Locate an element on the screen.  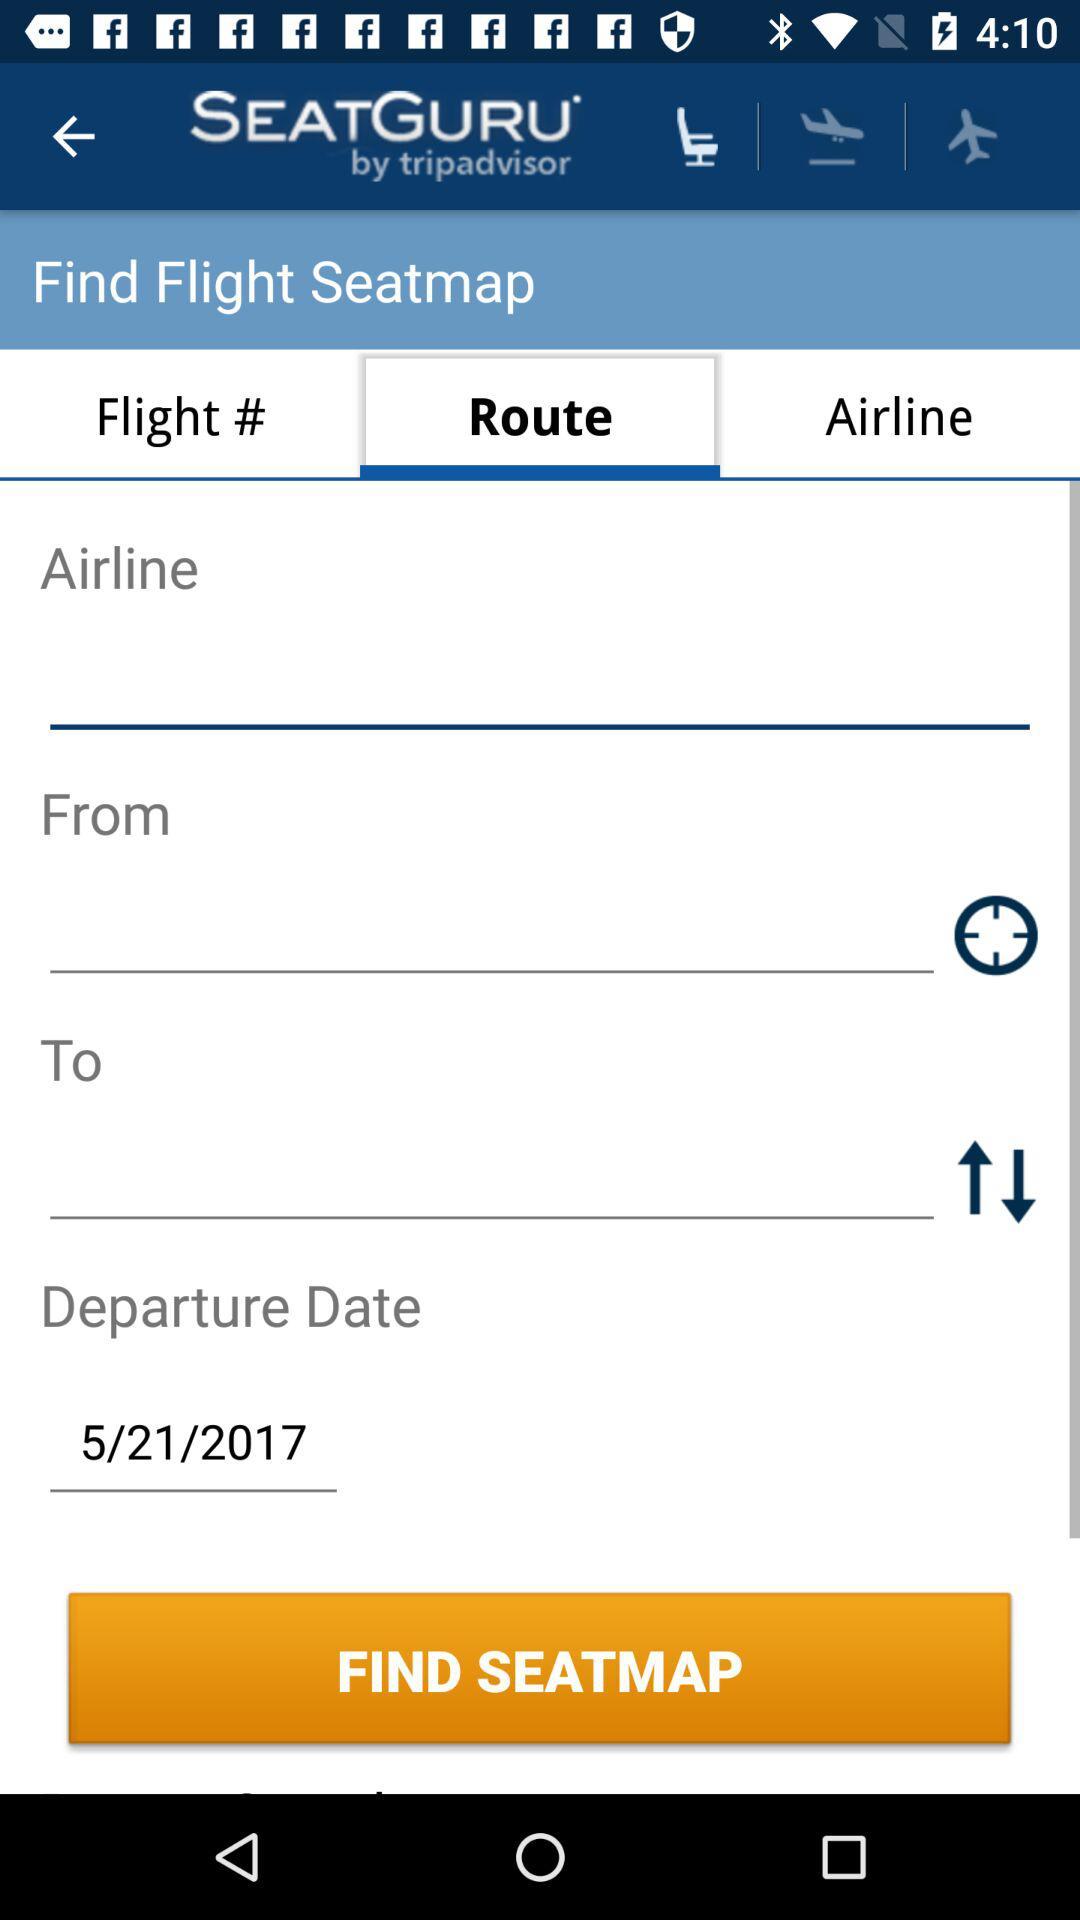
the item to the right of the flight # item is located at coordinates (540, 414).